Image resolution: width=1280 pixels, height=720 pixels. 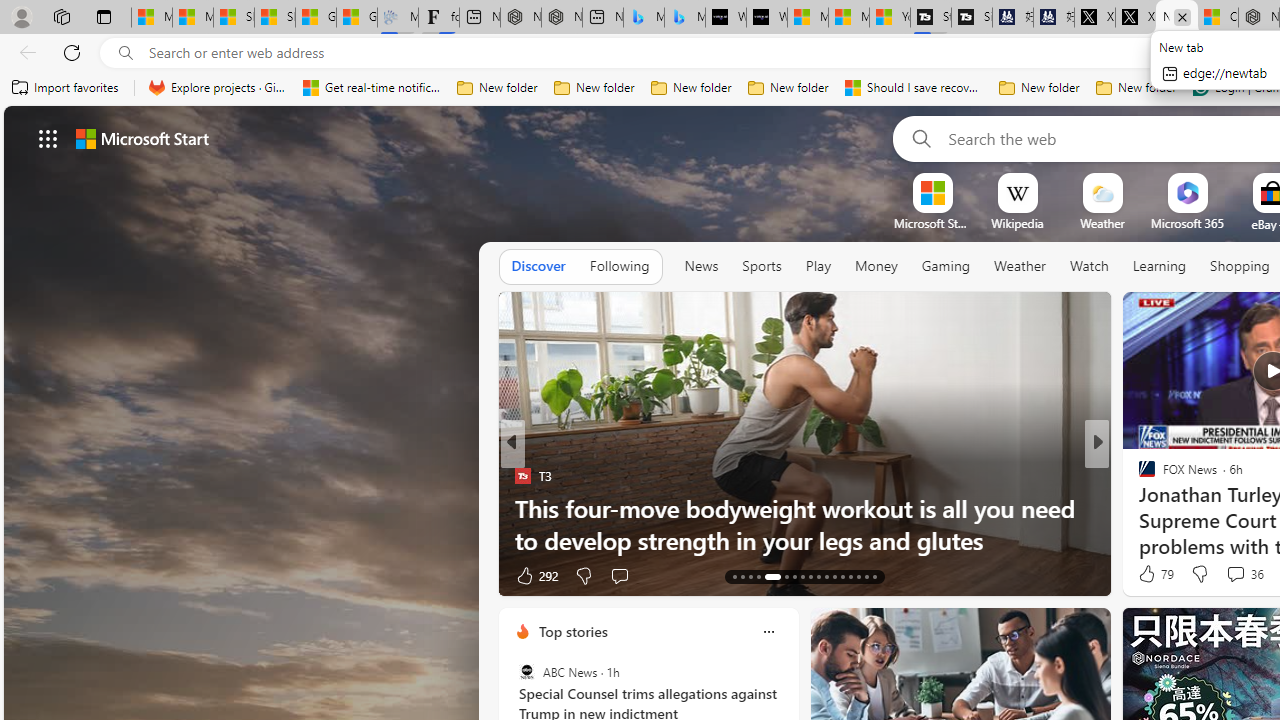 I want to click on 'Import favorites', so click(x=65, y=87).